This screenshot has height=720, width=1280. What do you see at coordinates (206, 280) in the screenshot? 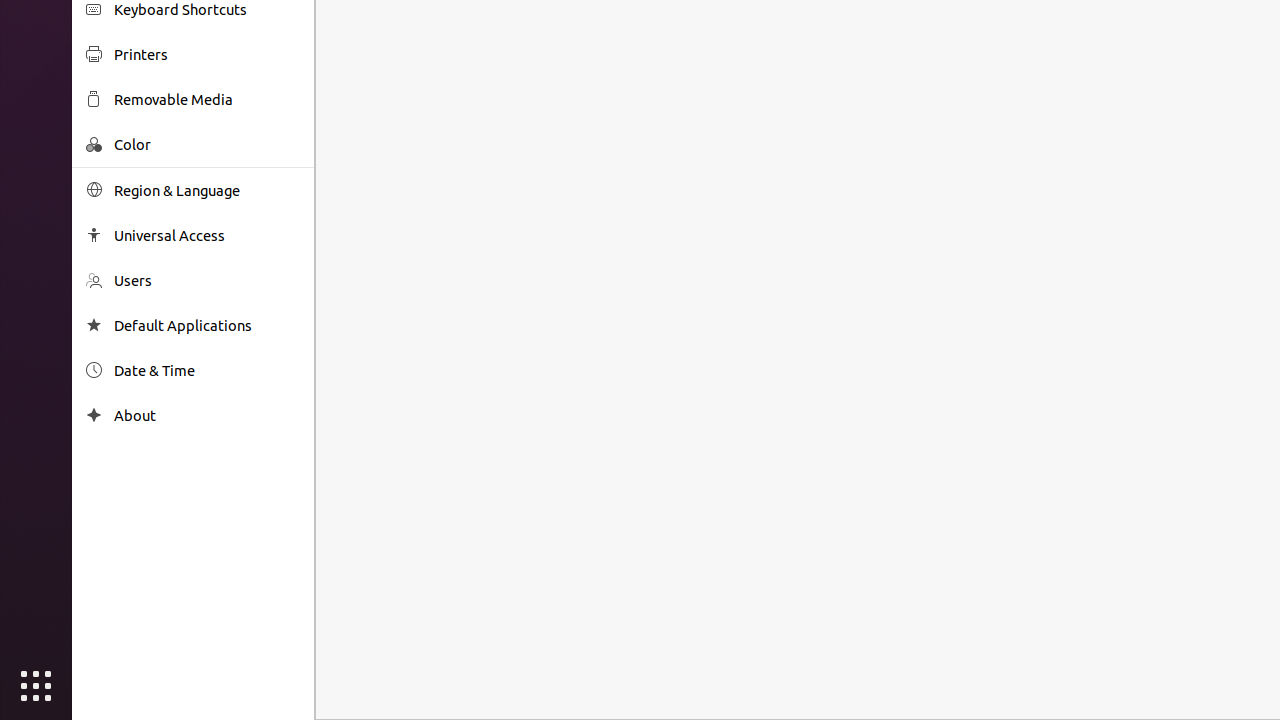
I see `'Users'` at bounding box center [206, 280].